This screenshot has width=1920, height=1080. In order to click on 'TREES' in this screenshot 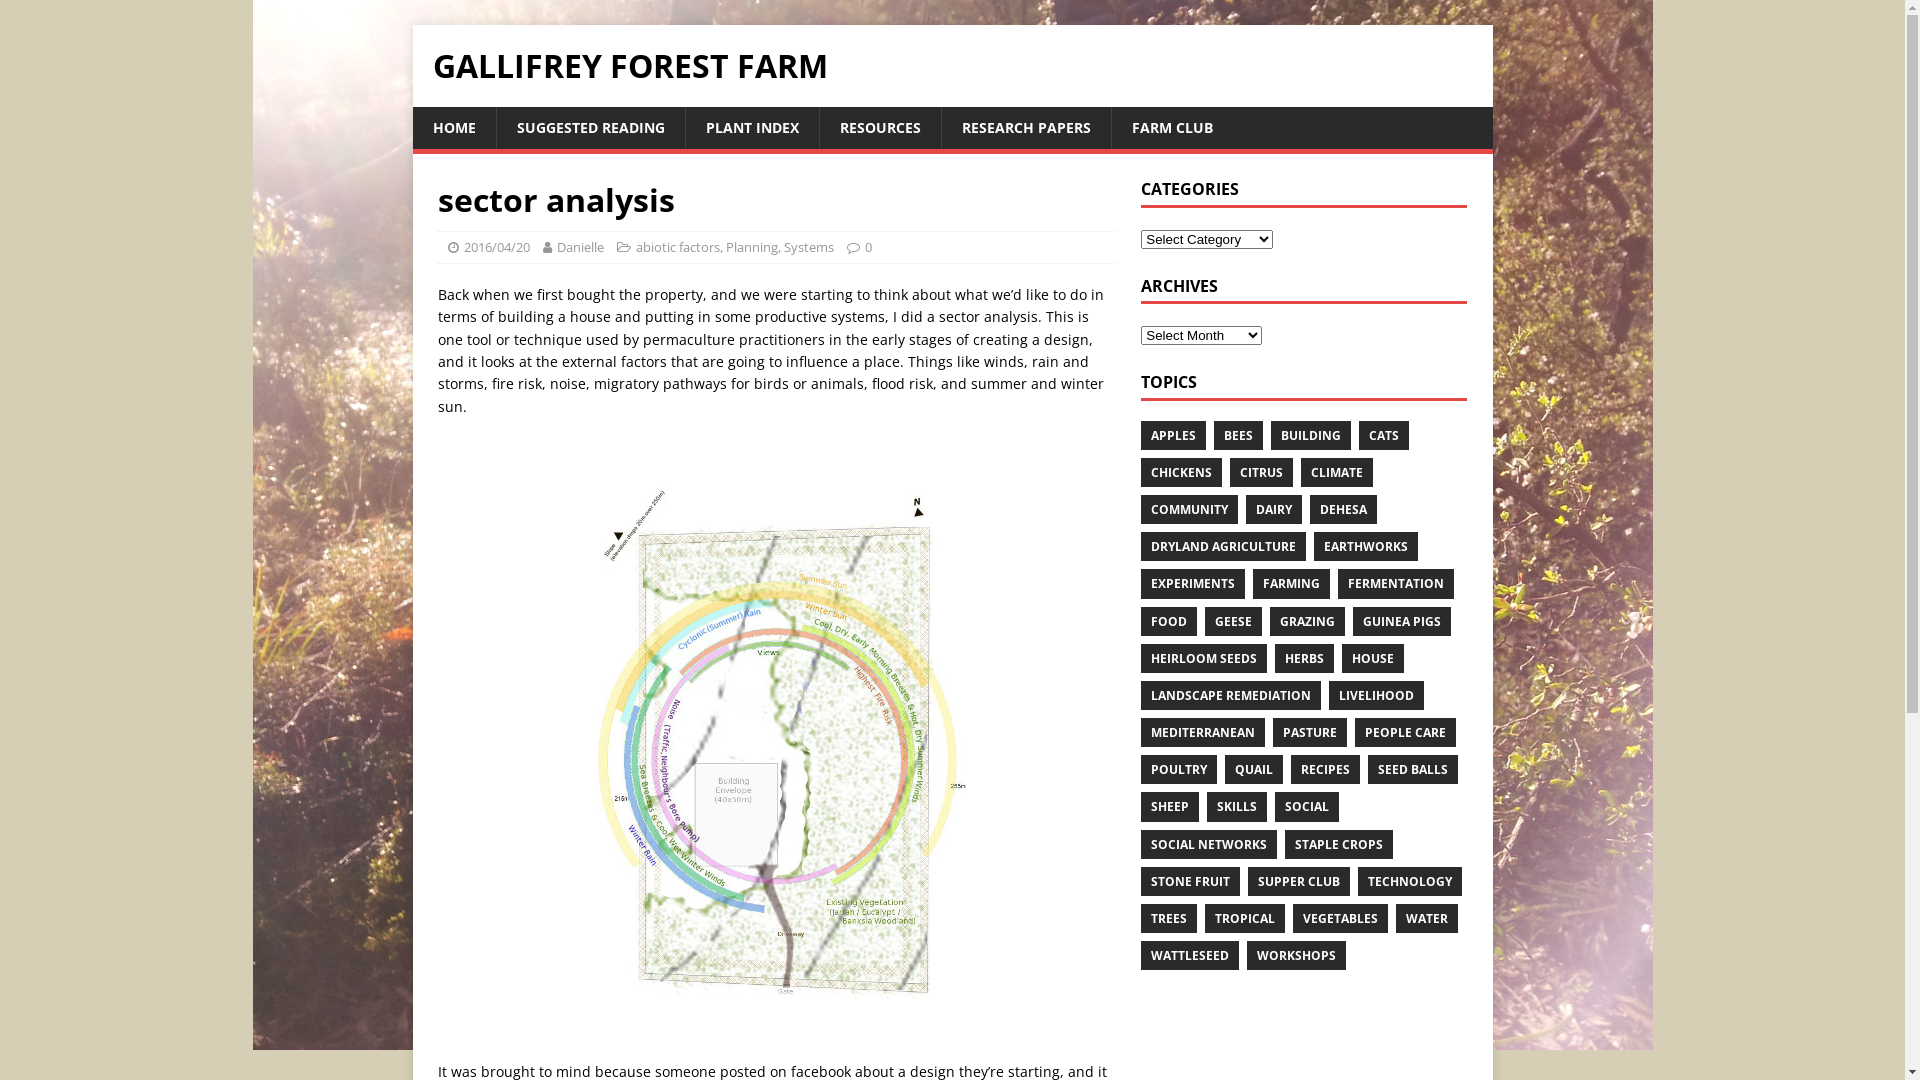, I will do `click(1141, 918)`.